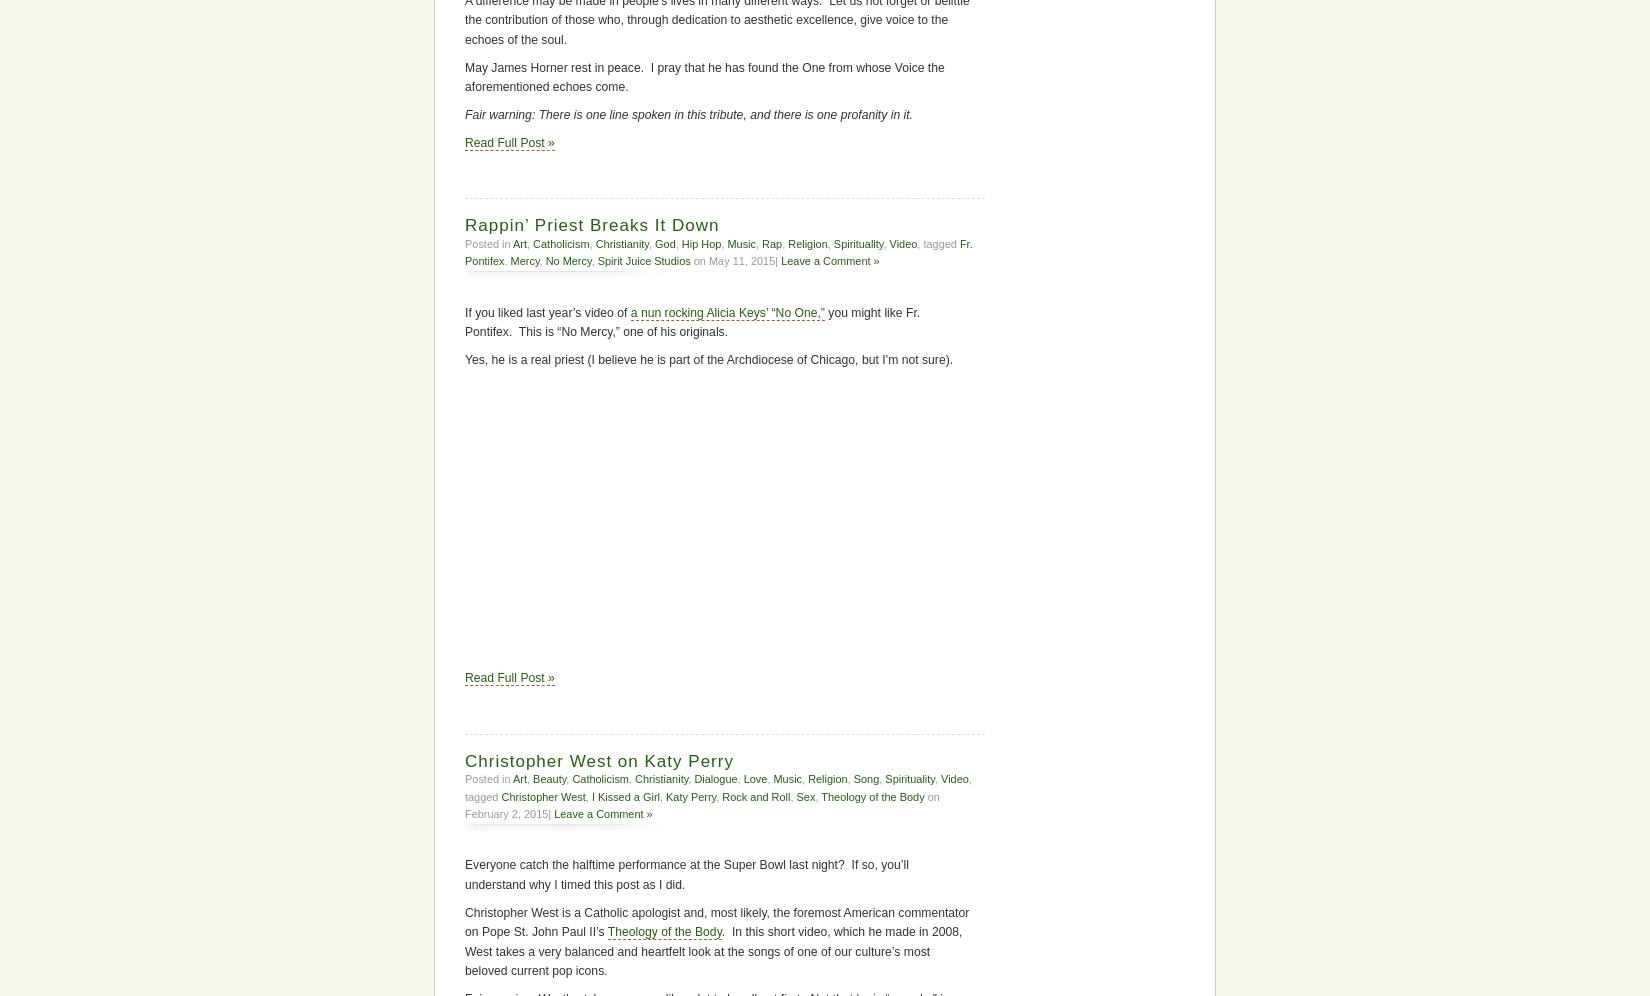  I want to click on 'Christopher West on Katy Perry', so click(597, 760).